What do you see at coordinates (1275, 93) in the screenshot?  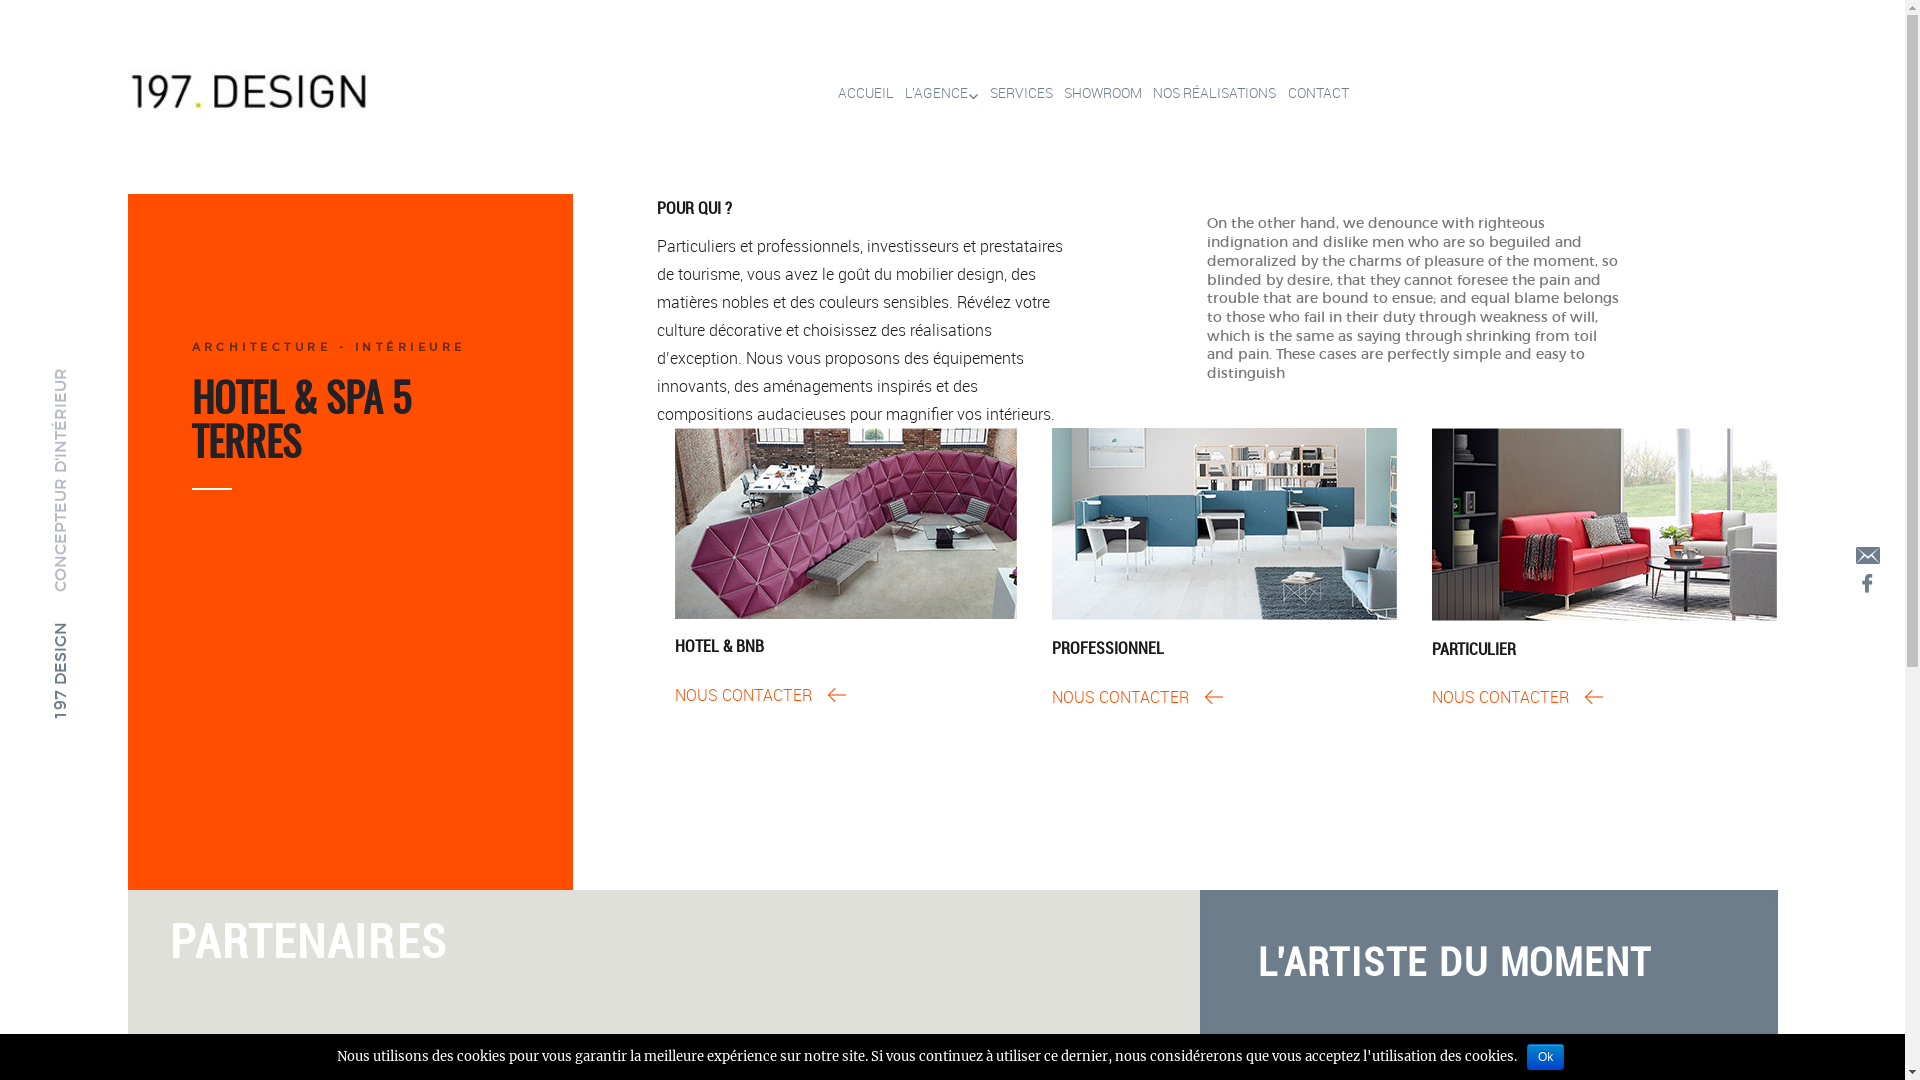 I see `'CONTACT'` at bounding box center [1275, 93].